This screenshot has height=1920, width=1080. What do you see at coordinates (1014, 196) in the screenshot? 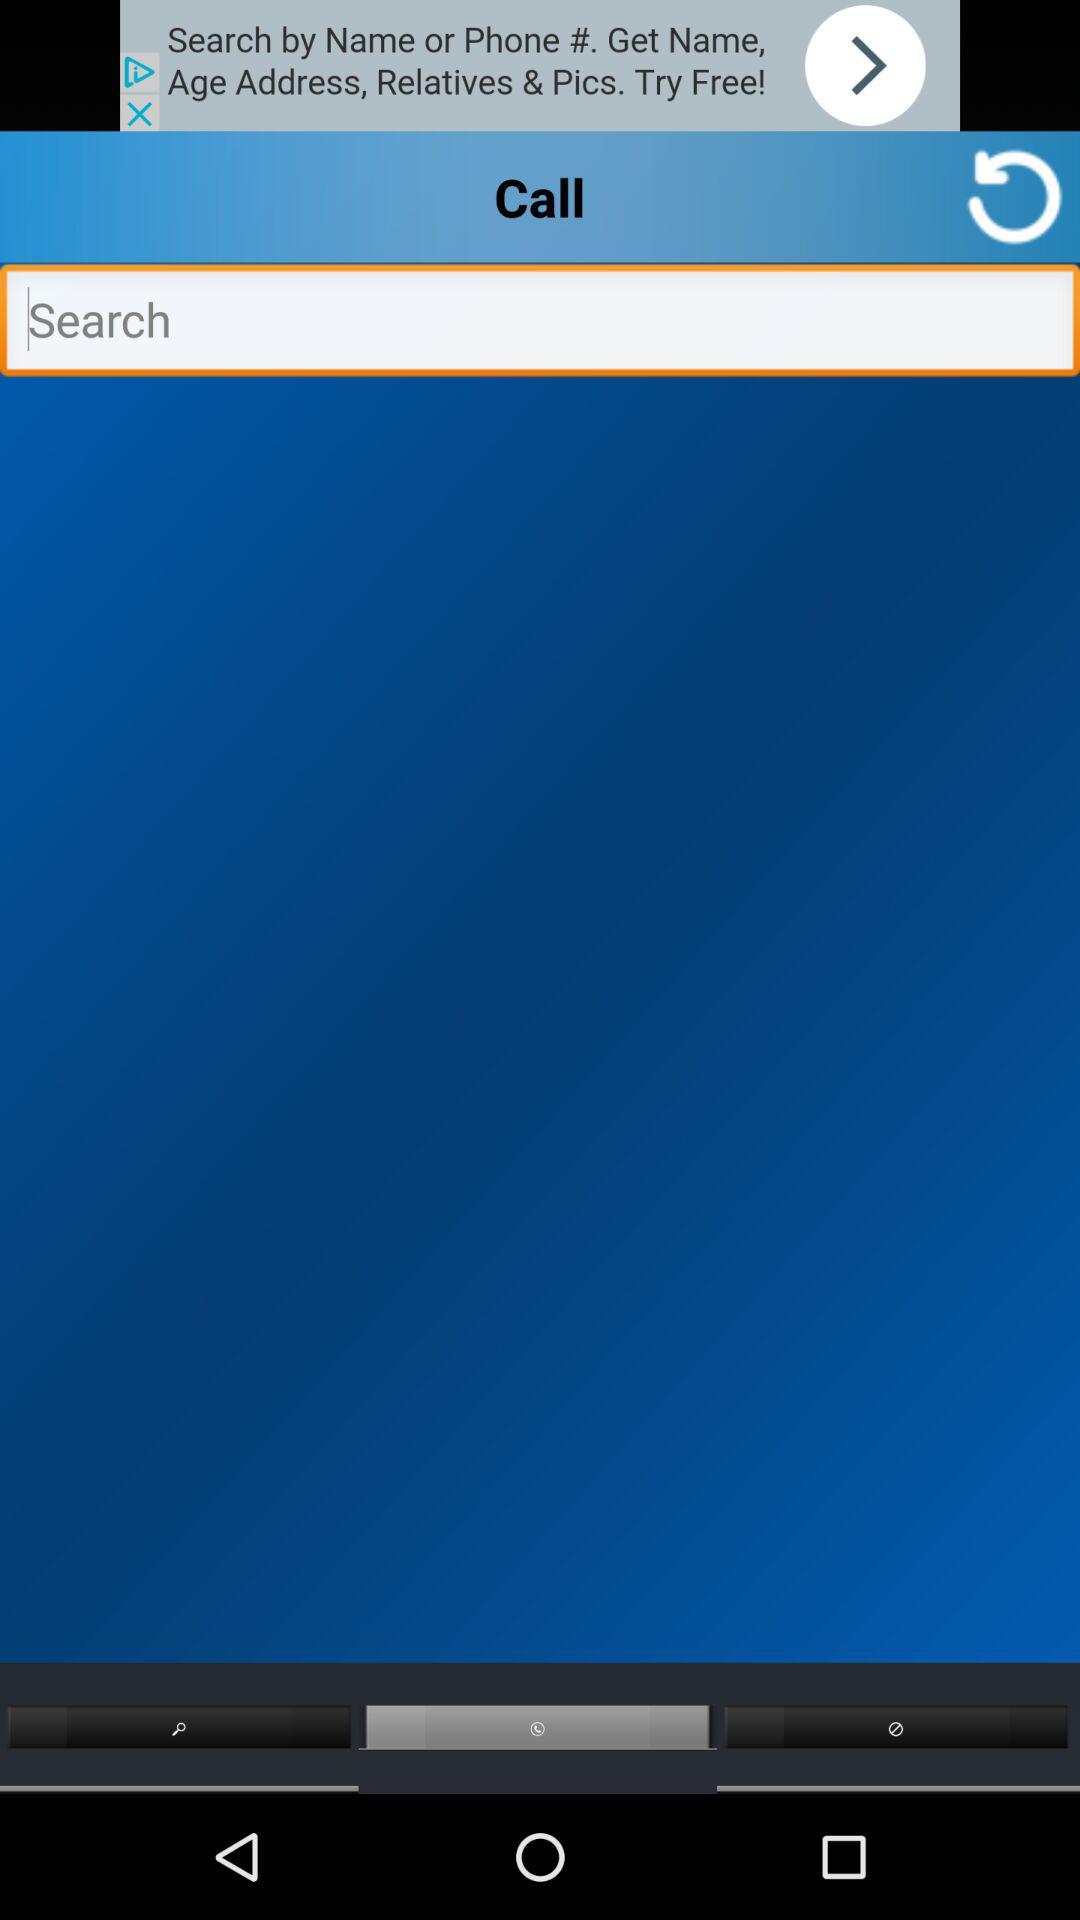
I see `switch reload option` at bounding box center [1014, 196].